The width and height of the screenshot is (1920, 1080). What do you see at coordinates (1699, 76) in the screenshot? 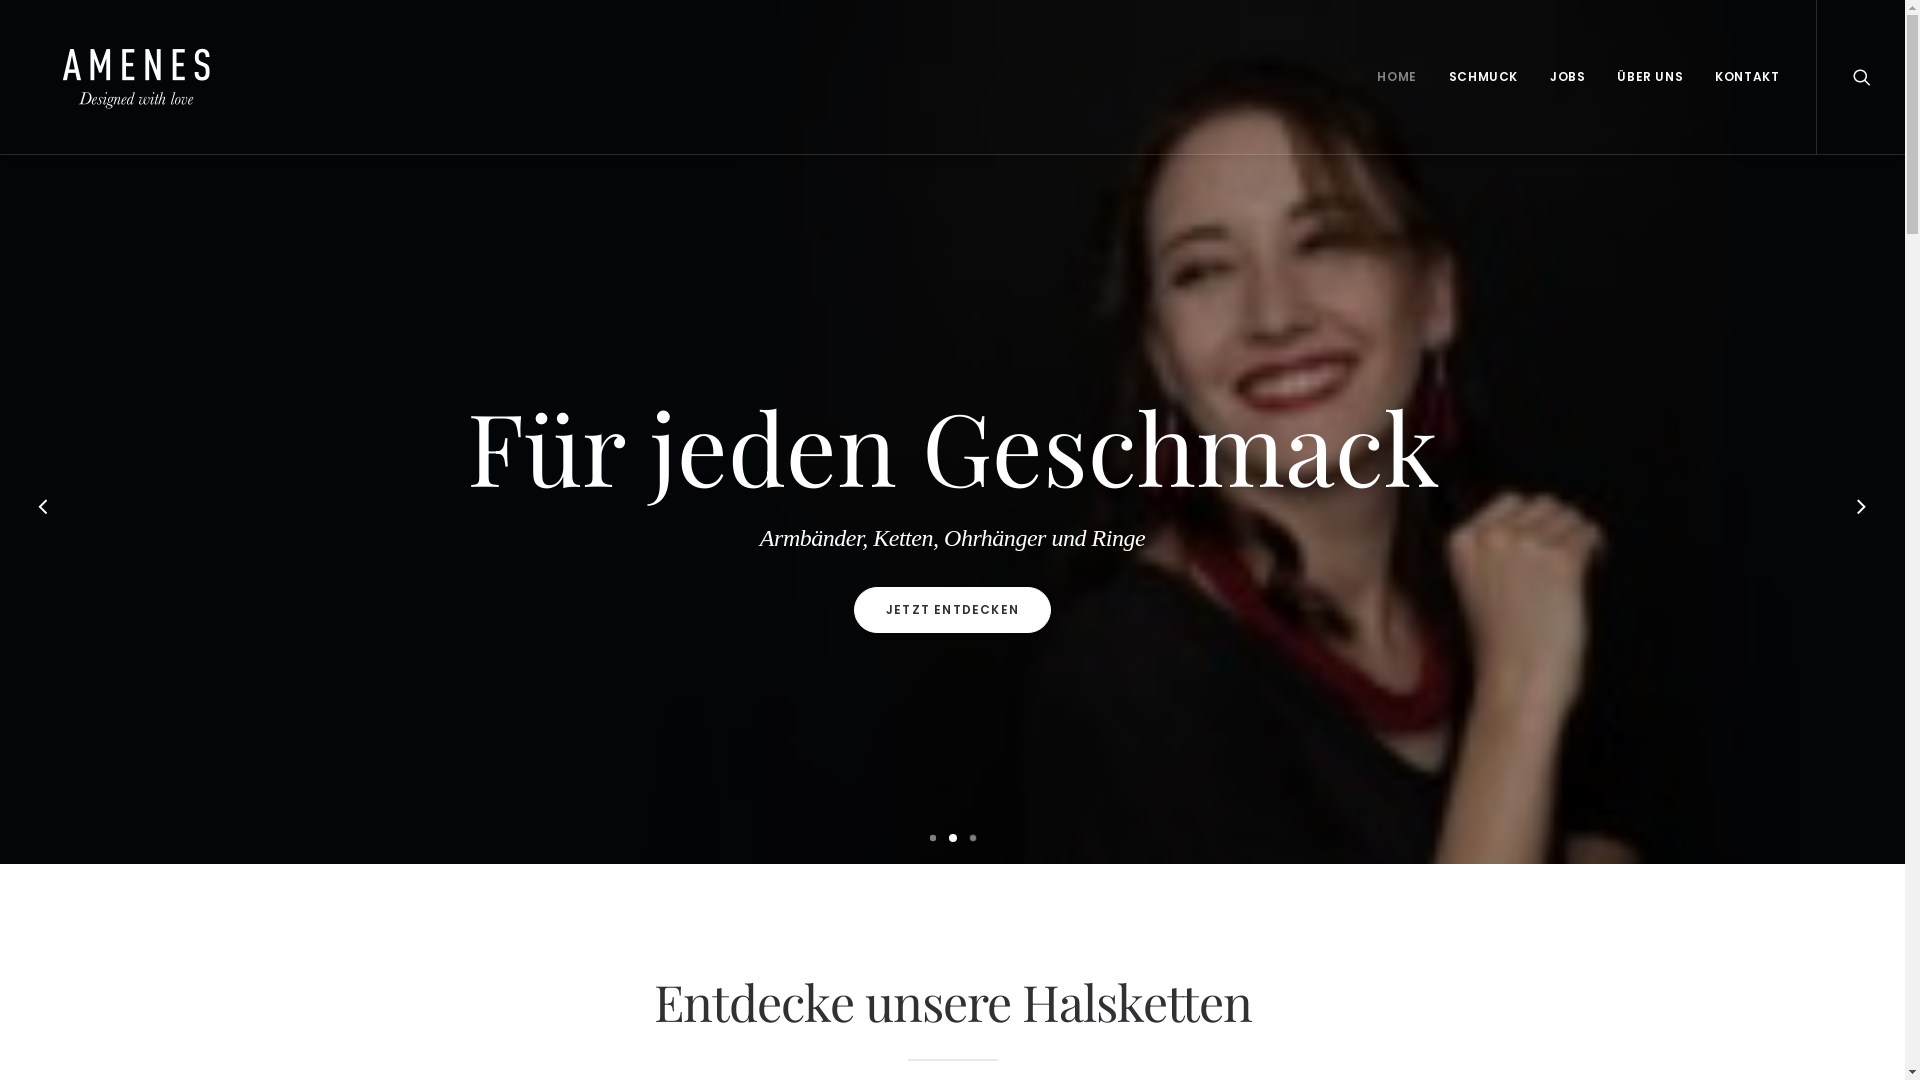
I see `'KONTAKT'` at bounding box center [1699, 76].